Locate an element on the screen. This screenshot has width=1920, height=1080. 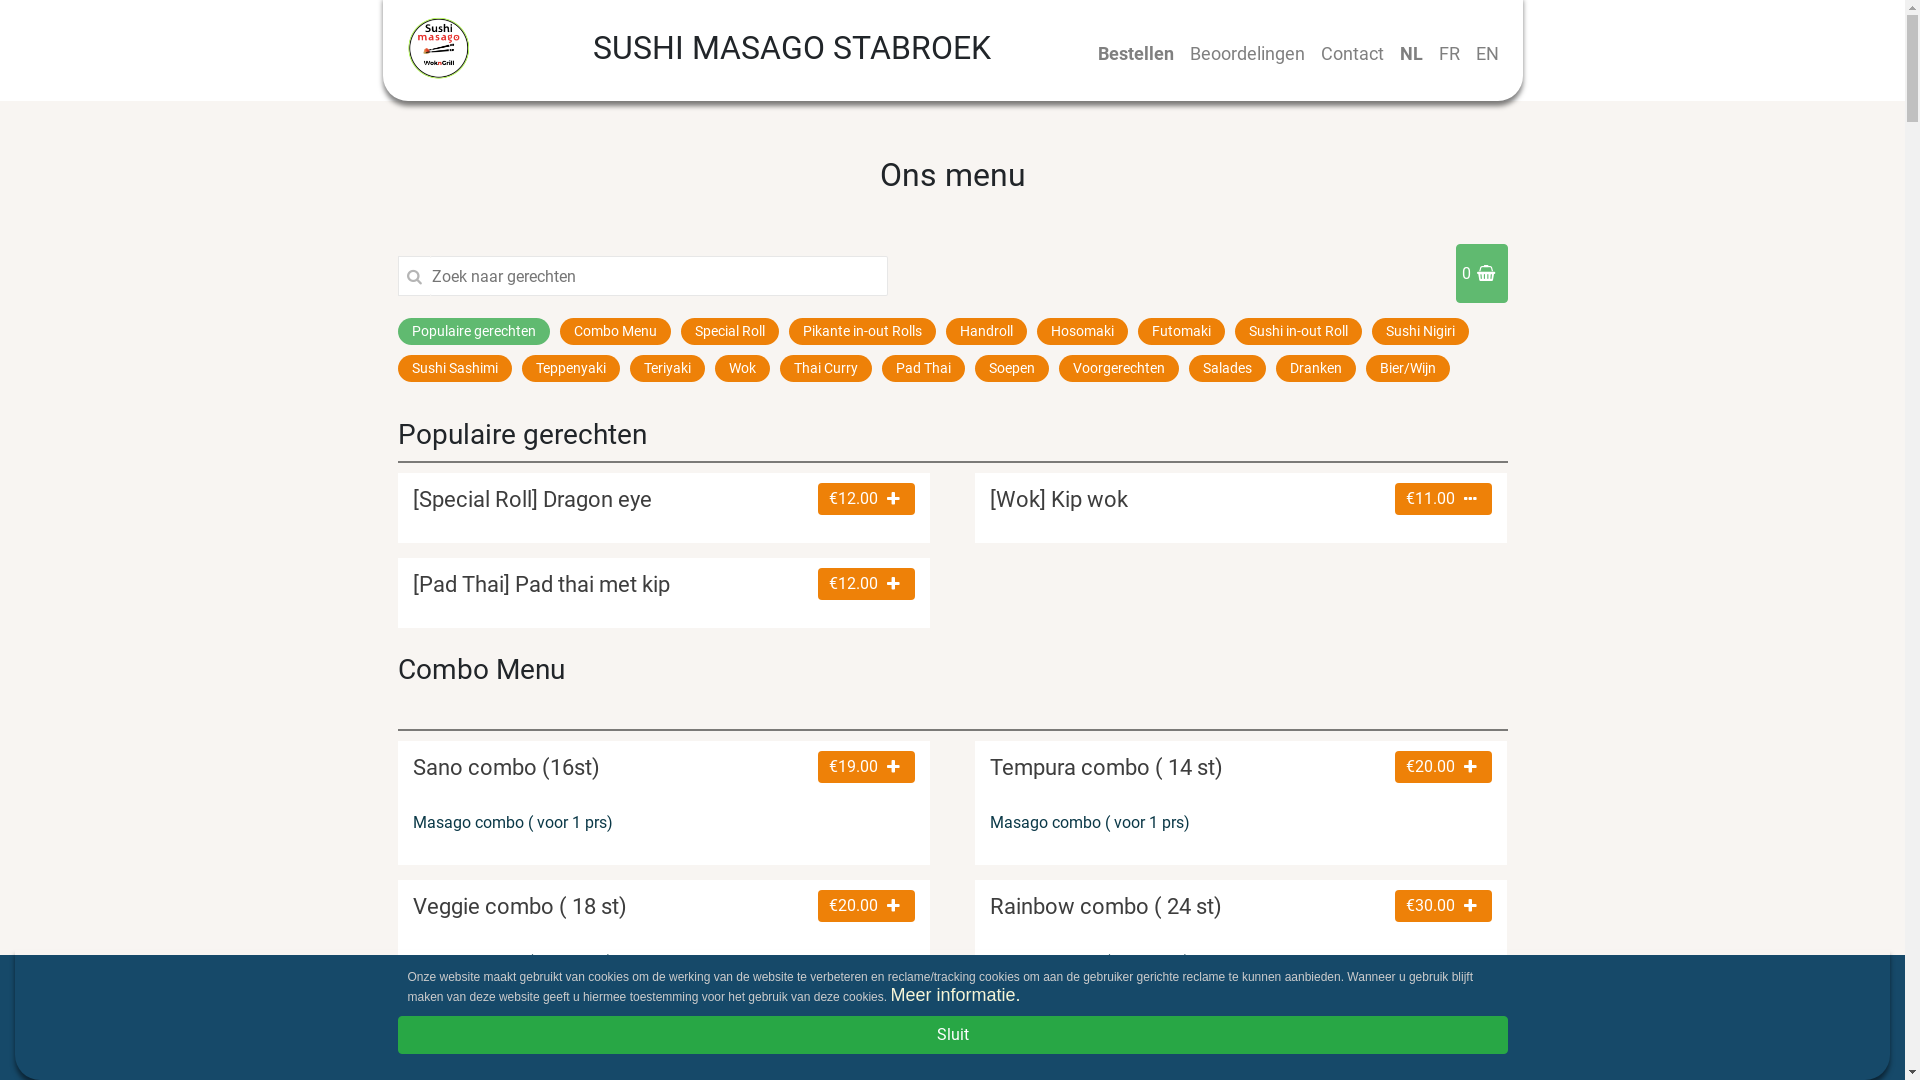
'Hosomaki' is located at coordinates (1036, 330).